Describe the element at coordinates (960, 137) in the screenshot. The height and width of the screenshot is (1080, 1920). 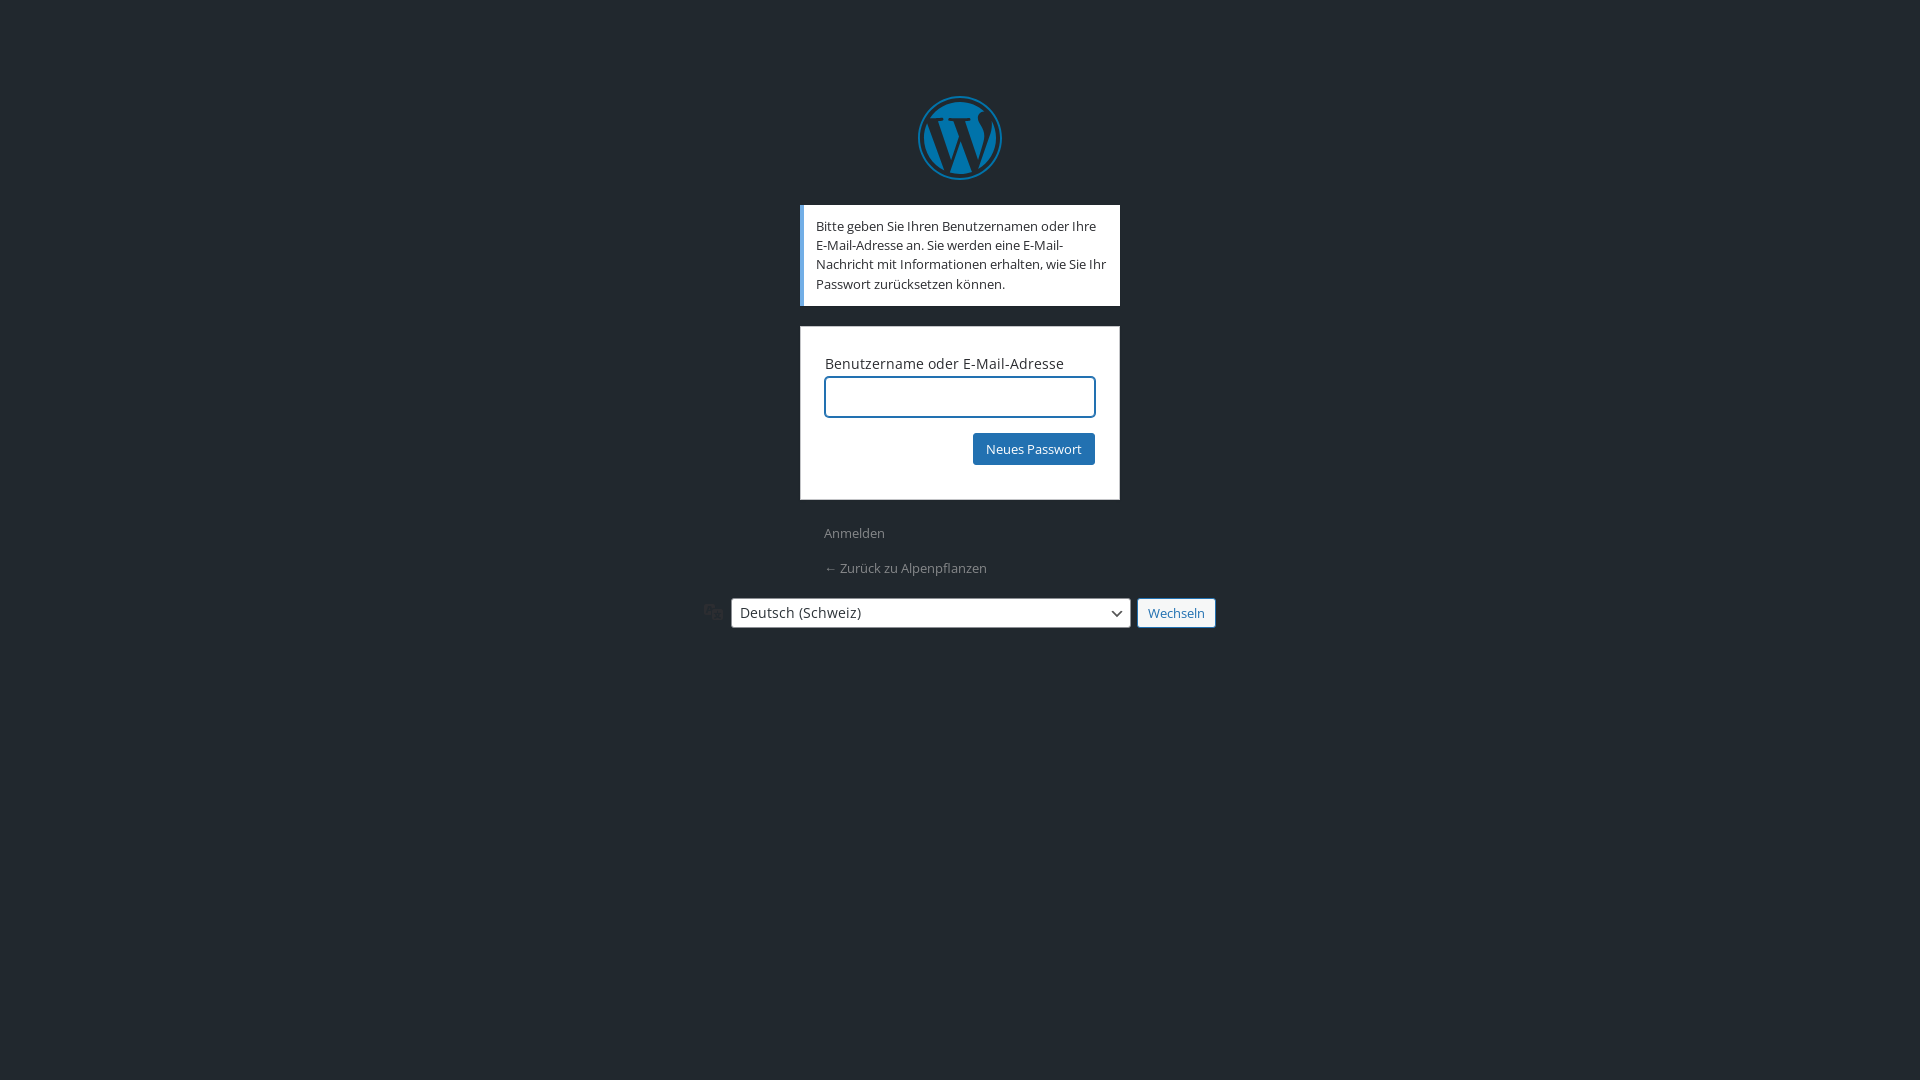
I see `'Powered by WordPress'` at that location.